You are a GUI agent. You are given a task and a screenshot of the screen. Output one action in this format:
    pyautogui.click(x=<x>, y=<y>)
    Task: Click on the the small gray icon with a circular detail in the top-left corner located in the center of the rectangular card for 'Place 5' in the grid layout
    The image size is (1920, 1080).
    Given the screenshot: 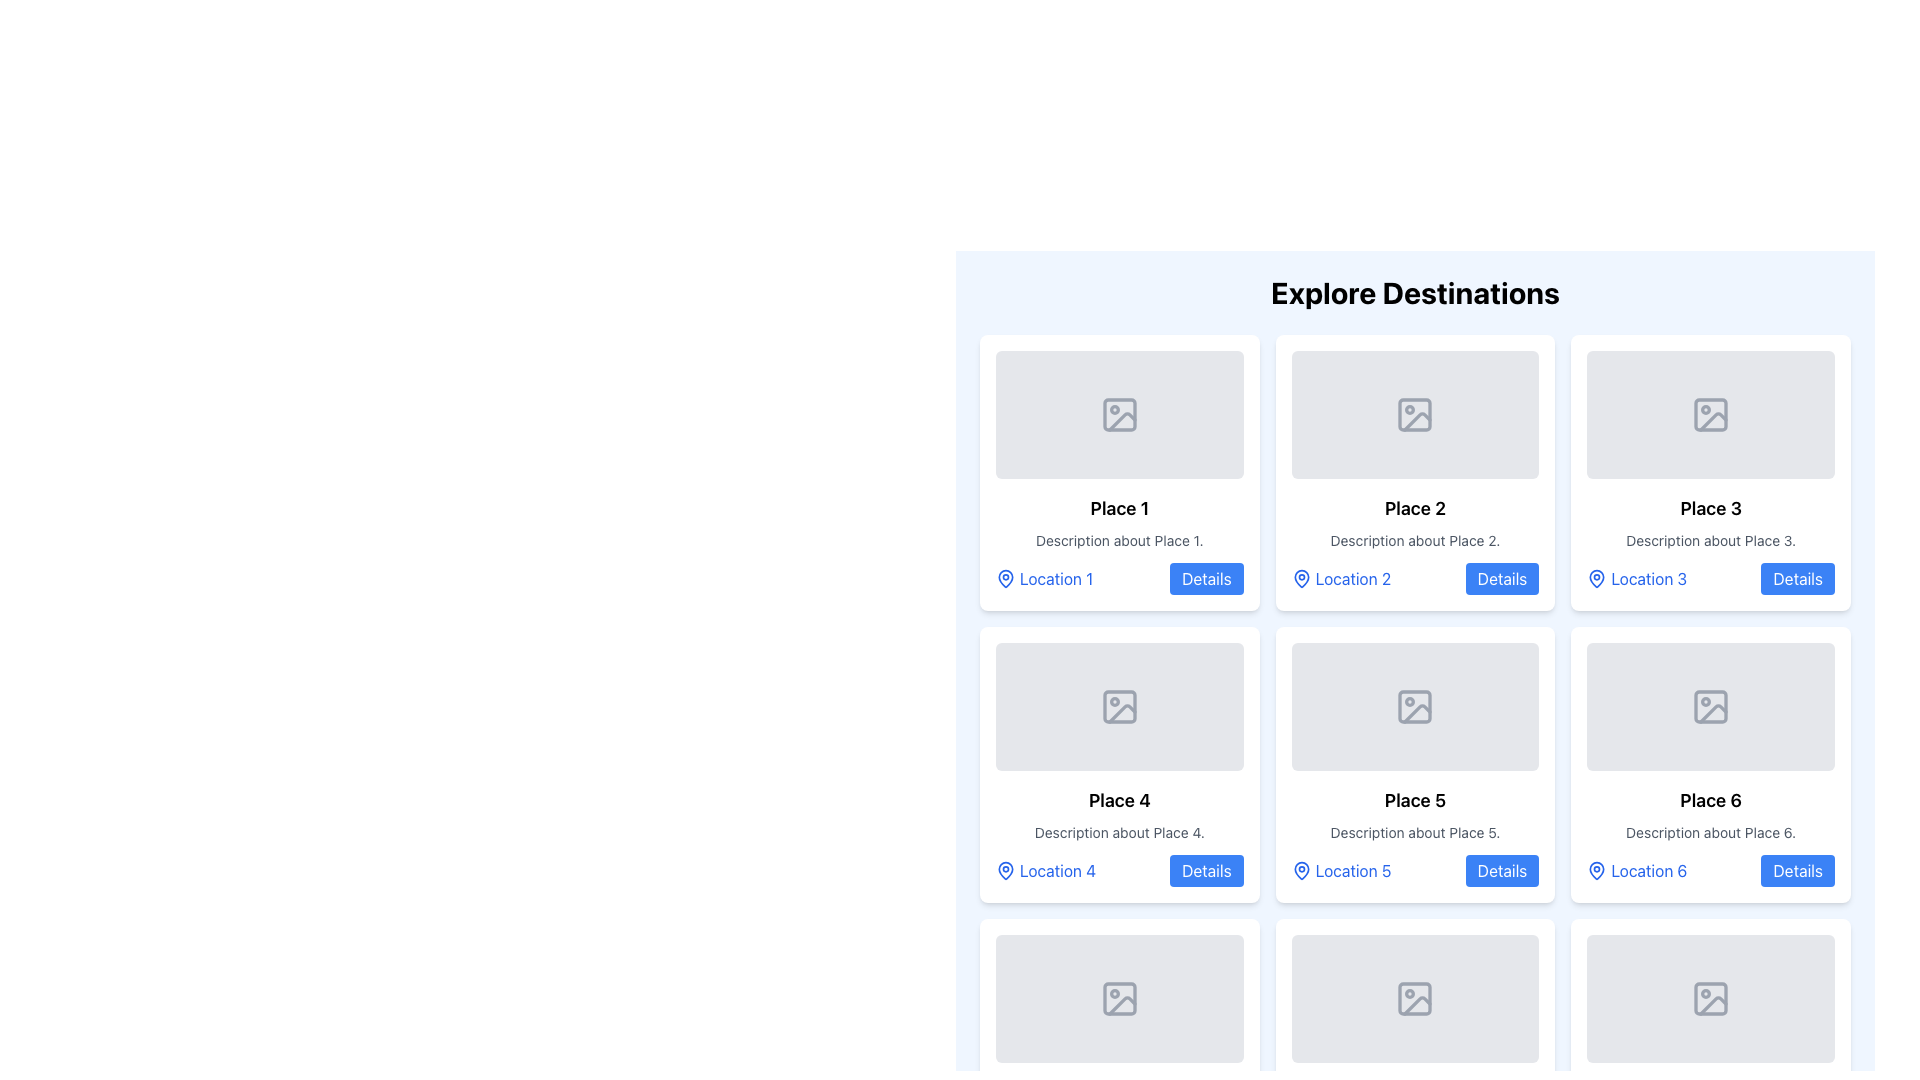 What is the action you would take?
    pyautogui.click(x=1414, y=999)
    